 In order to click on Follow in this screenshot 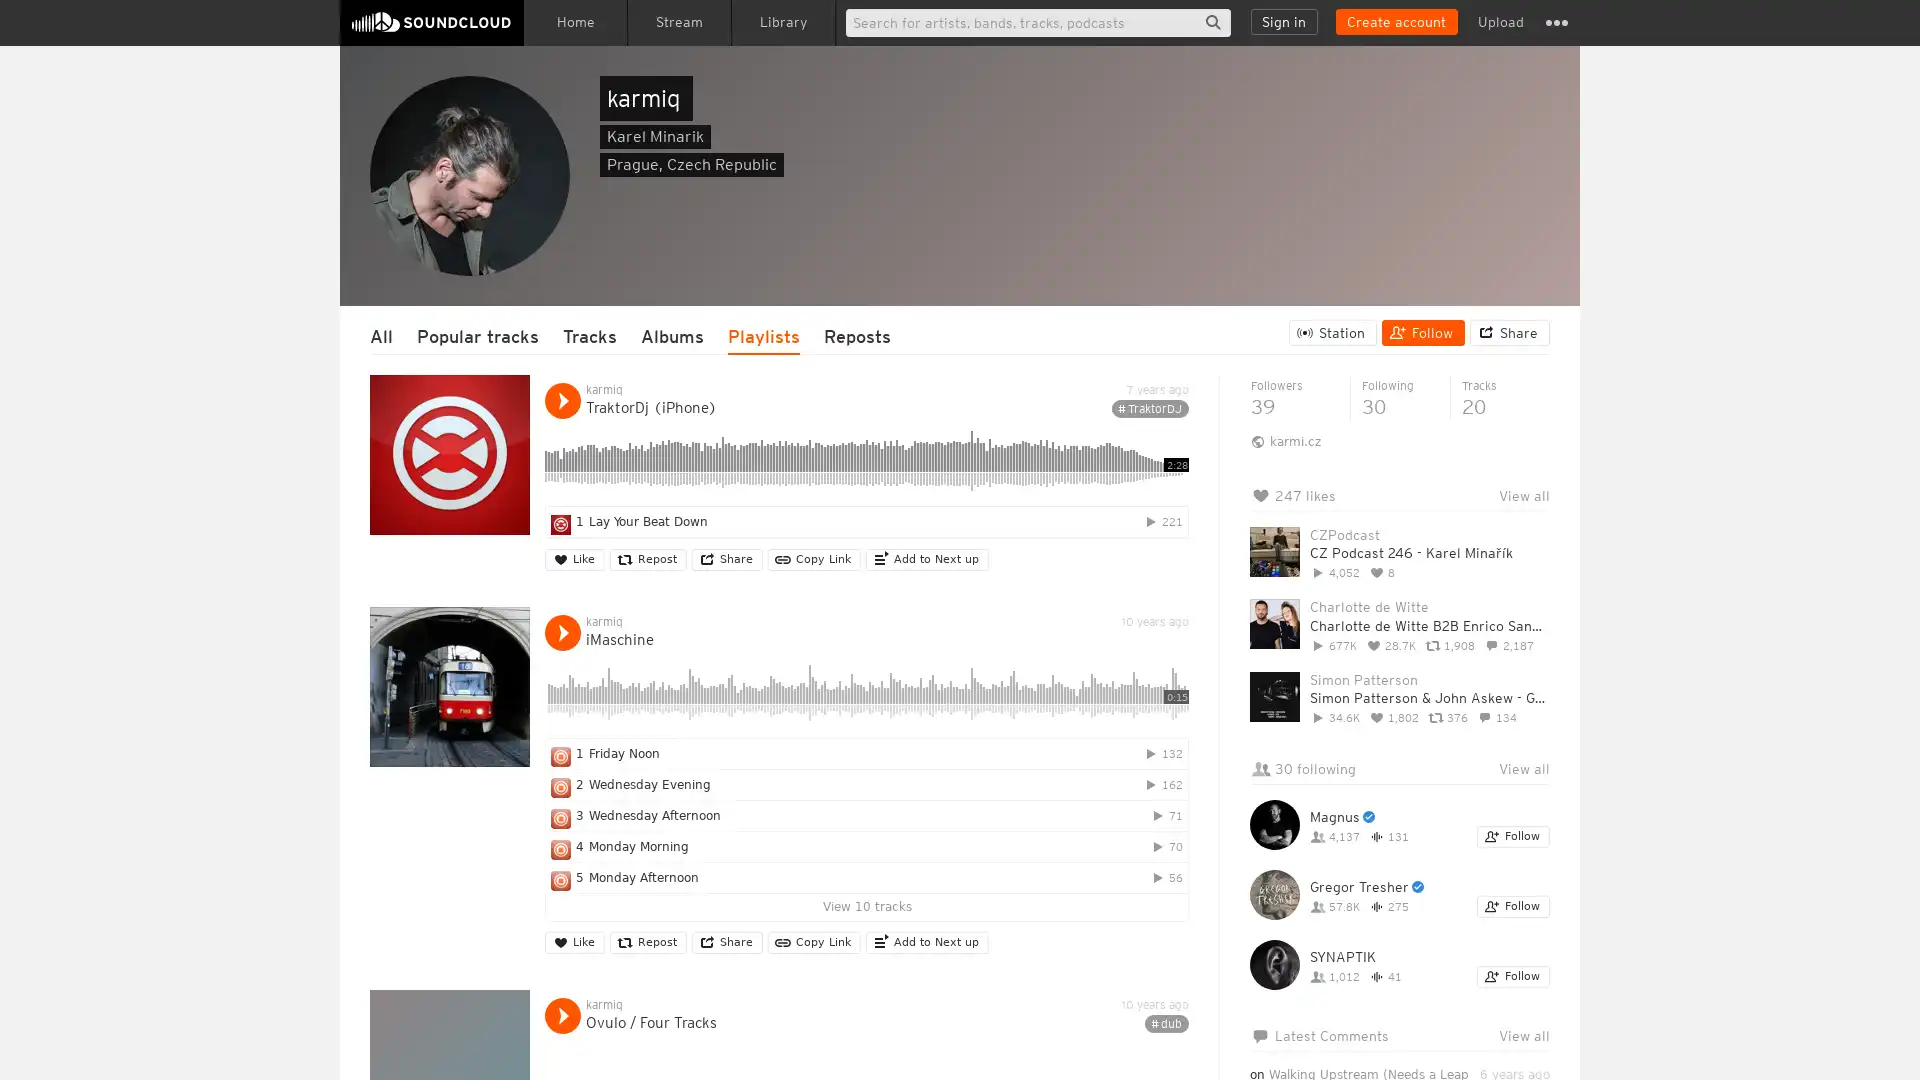, I will do `click(1513, 906)`.